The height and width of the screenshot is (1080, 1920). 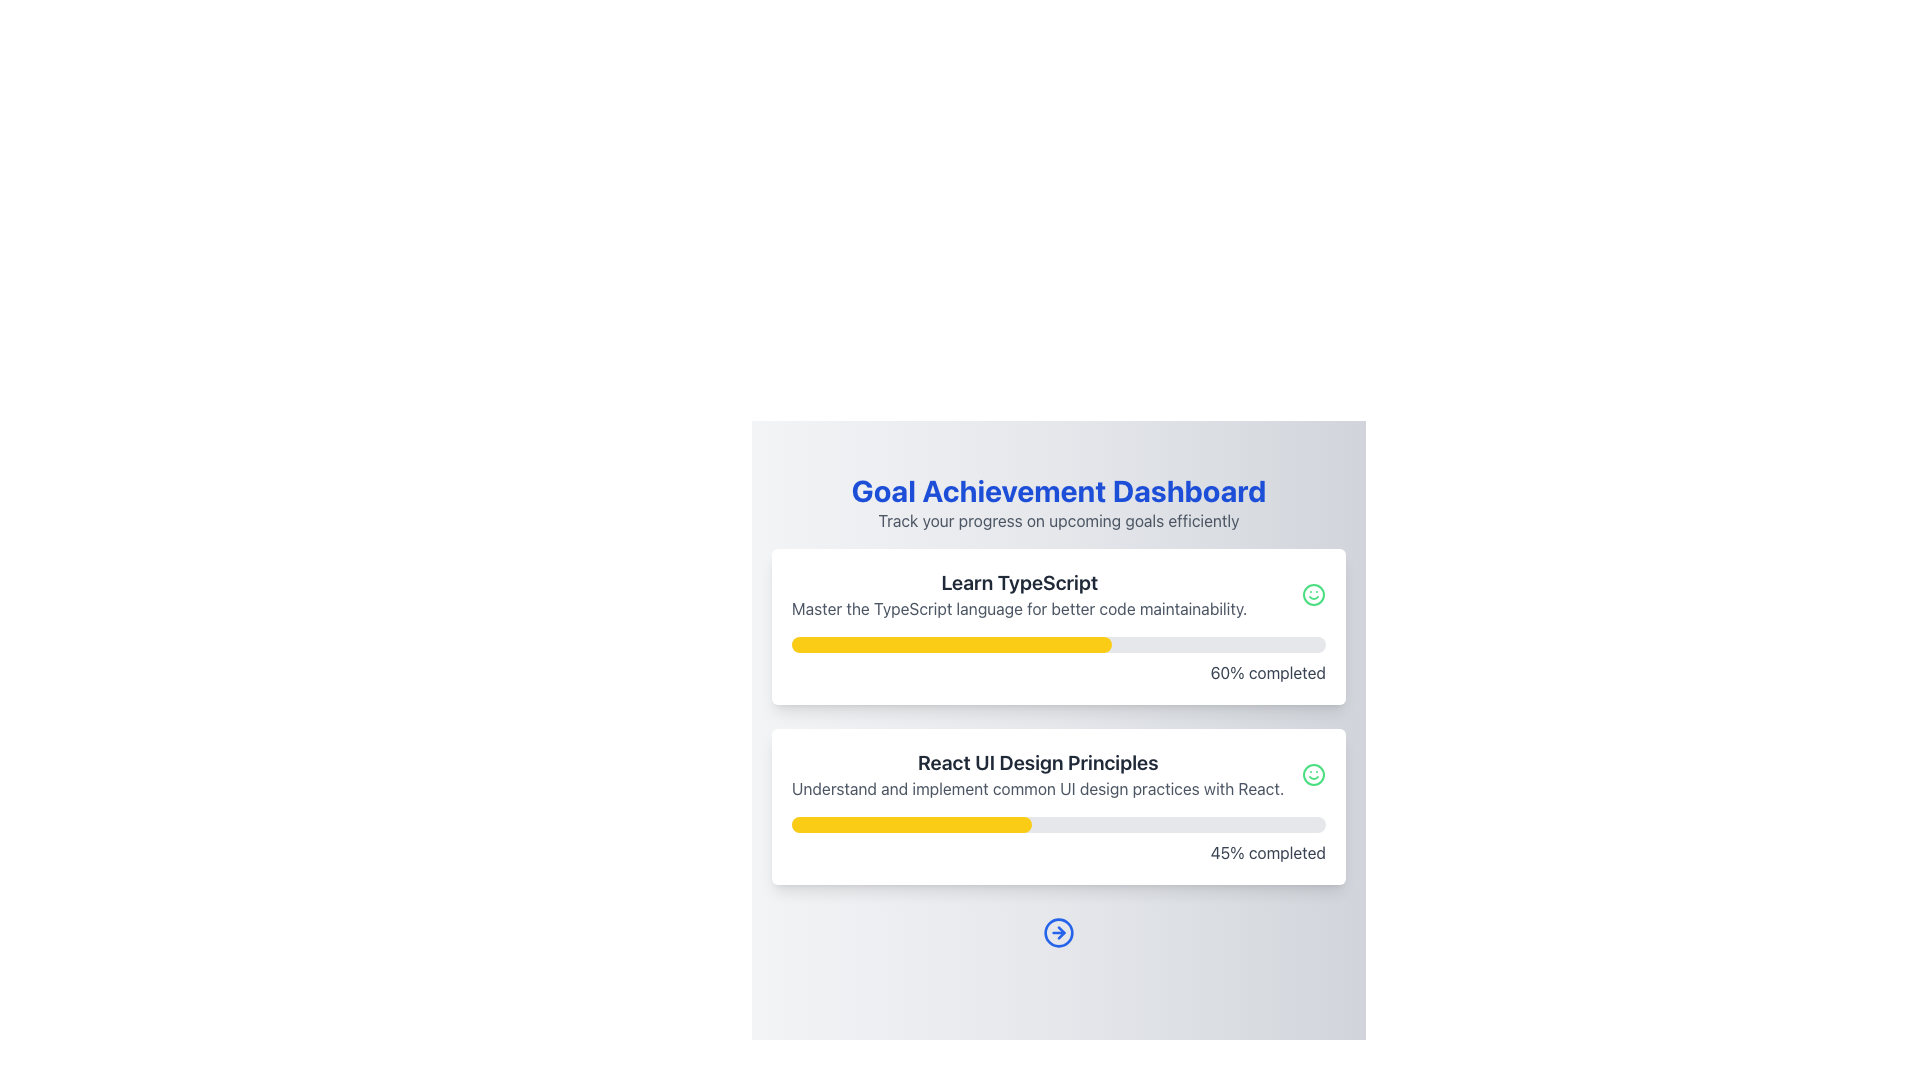 I want to click on the text label displaying 'React UI Design Principles', which serves as the title or key topic of the section, so click(x=1038, y=763).